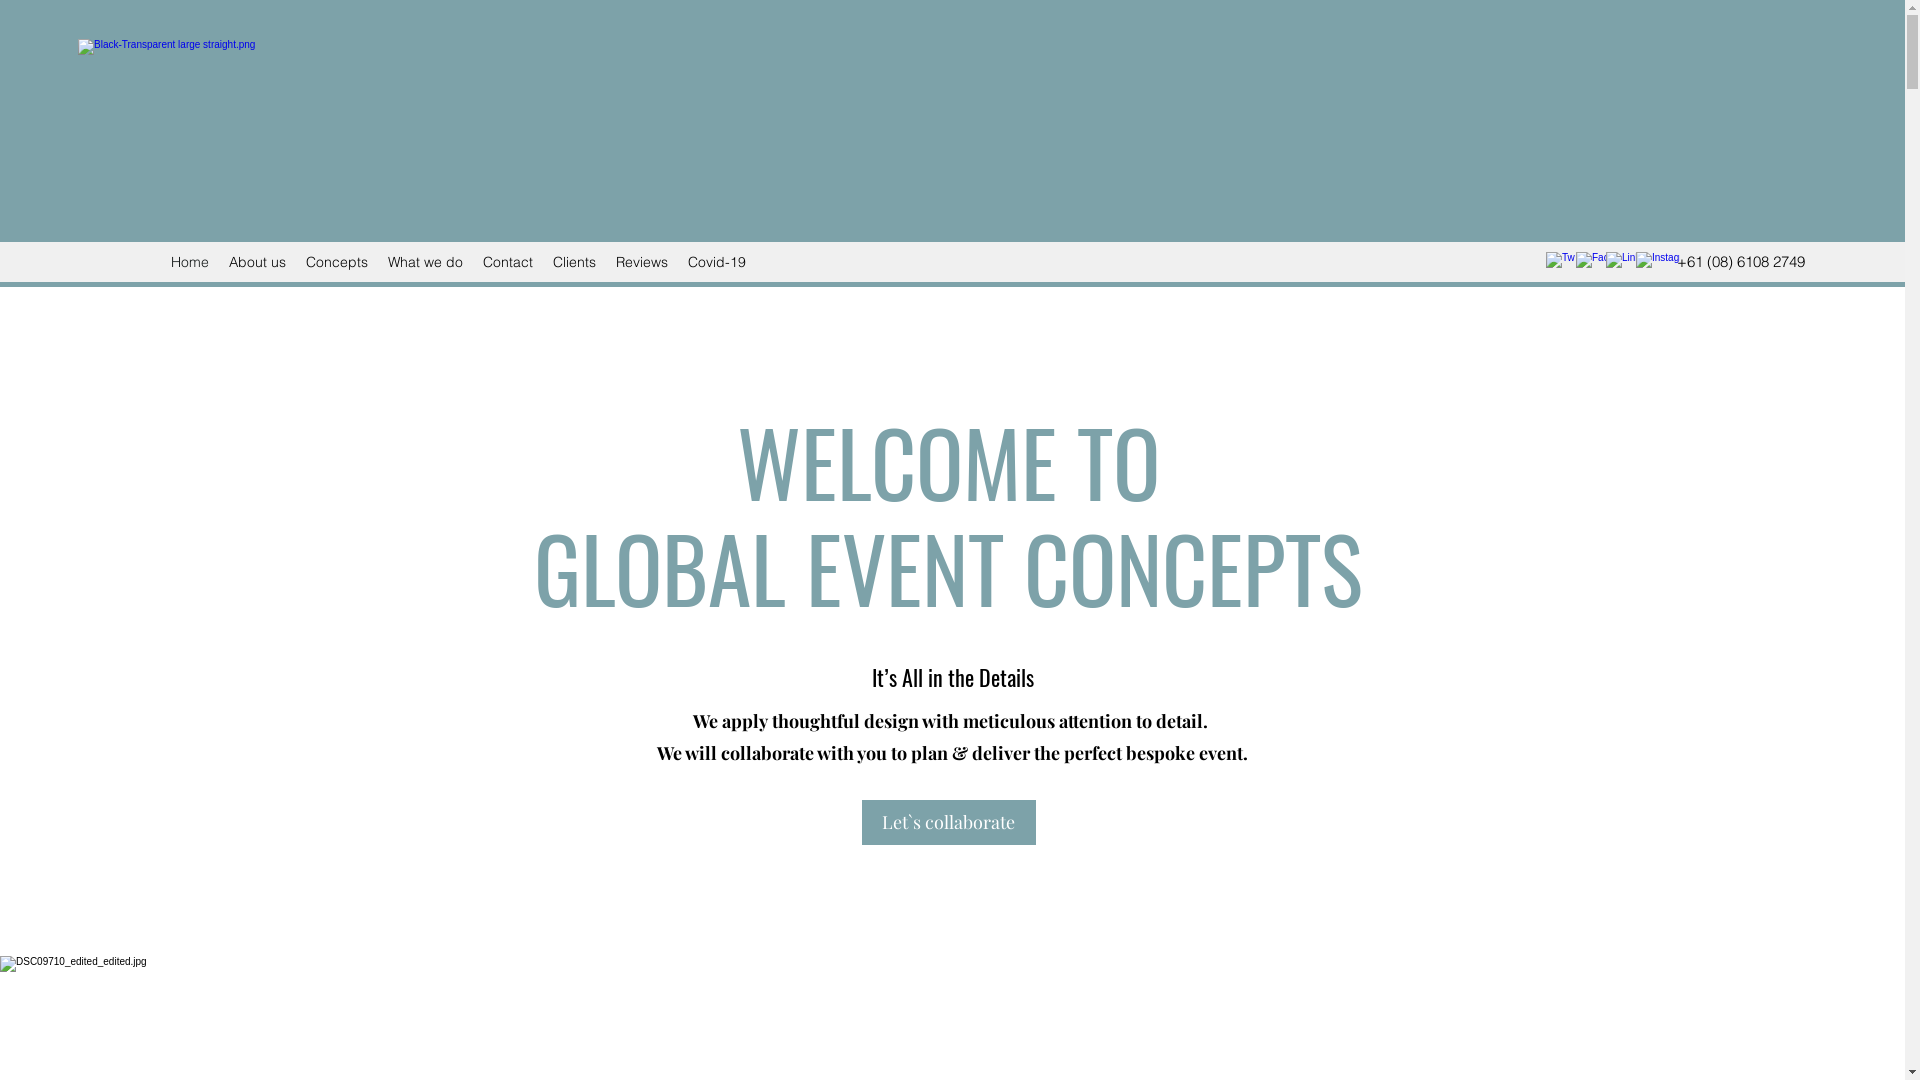  What do you see at coordinates (256, 261) in the screenshot?
I see `'About us'` at bounding box center [256, 261].